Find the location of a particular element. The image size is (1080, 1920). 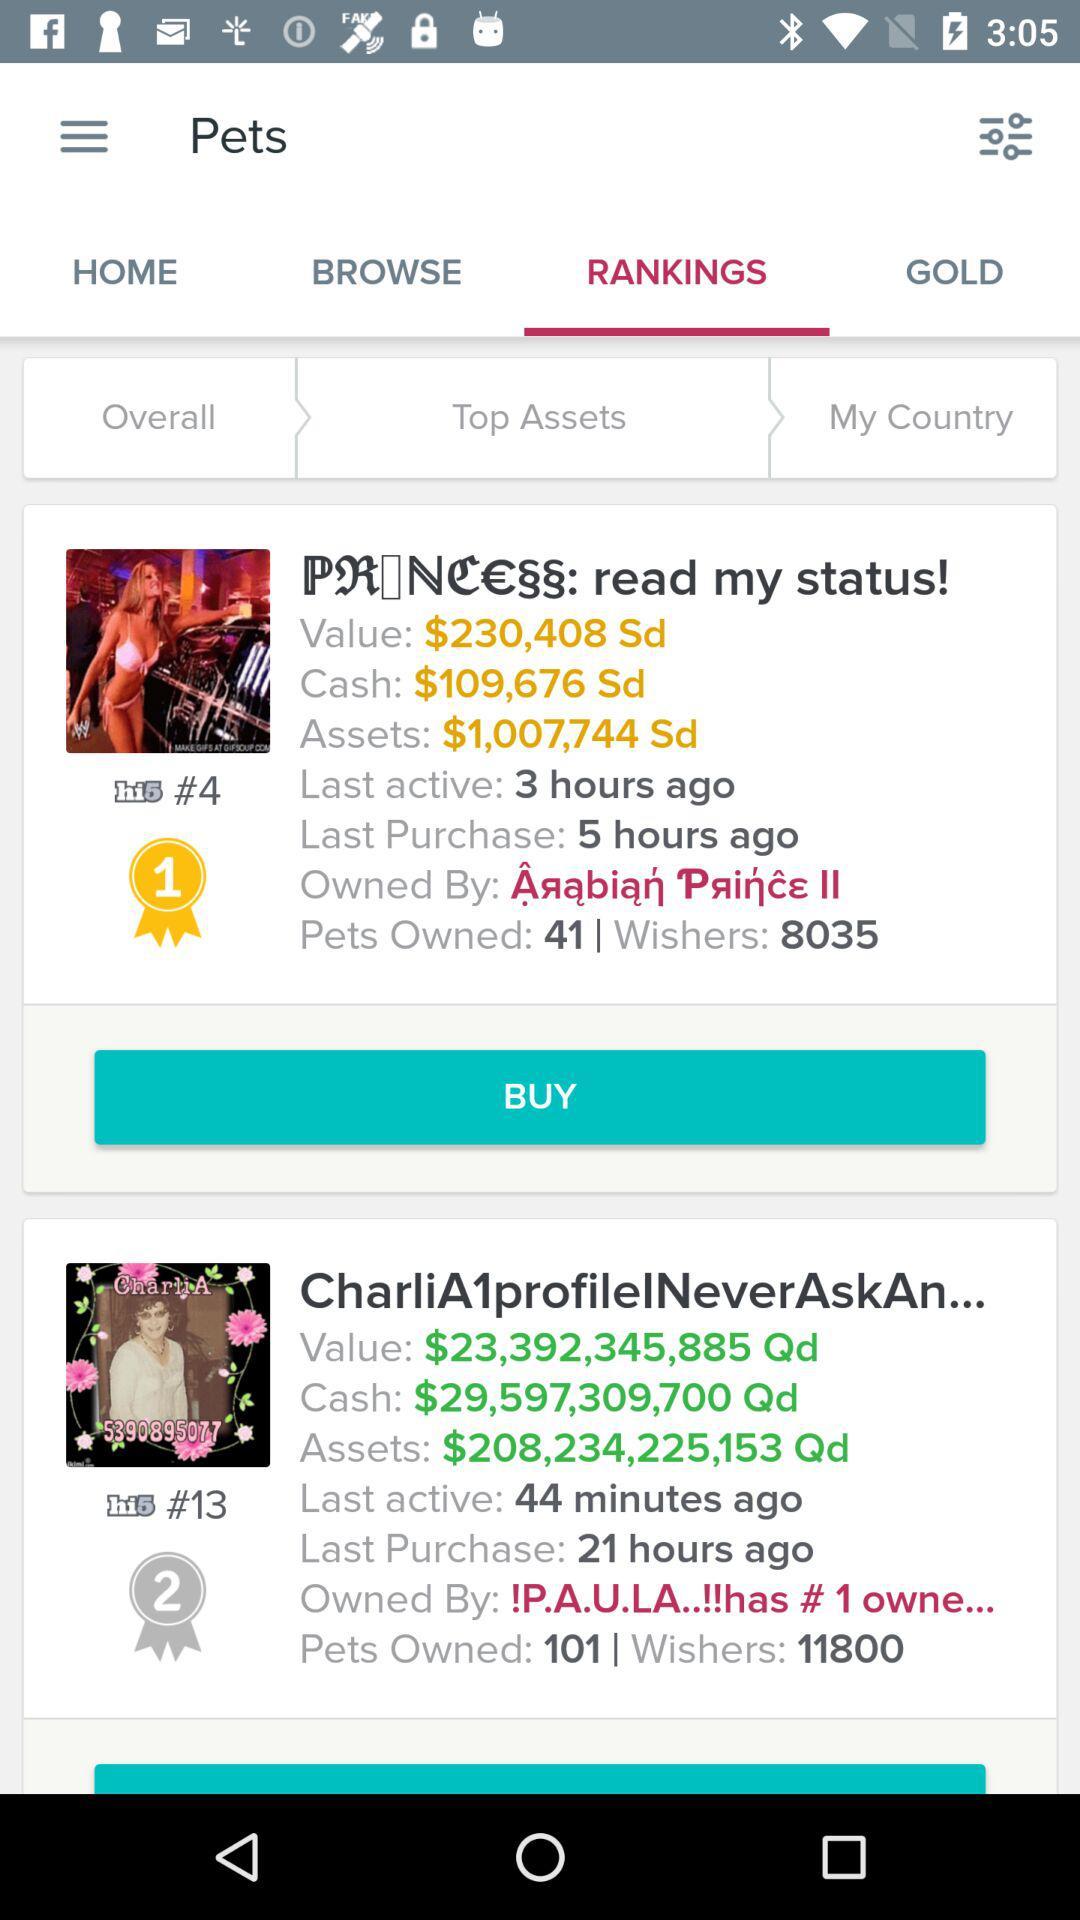

icon next to the pets is located at coordinates (83, 135).